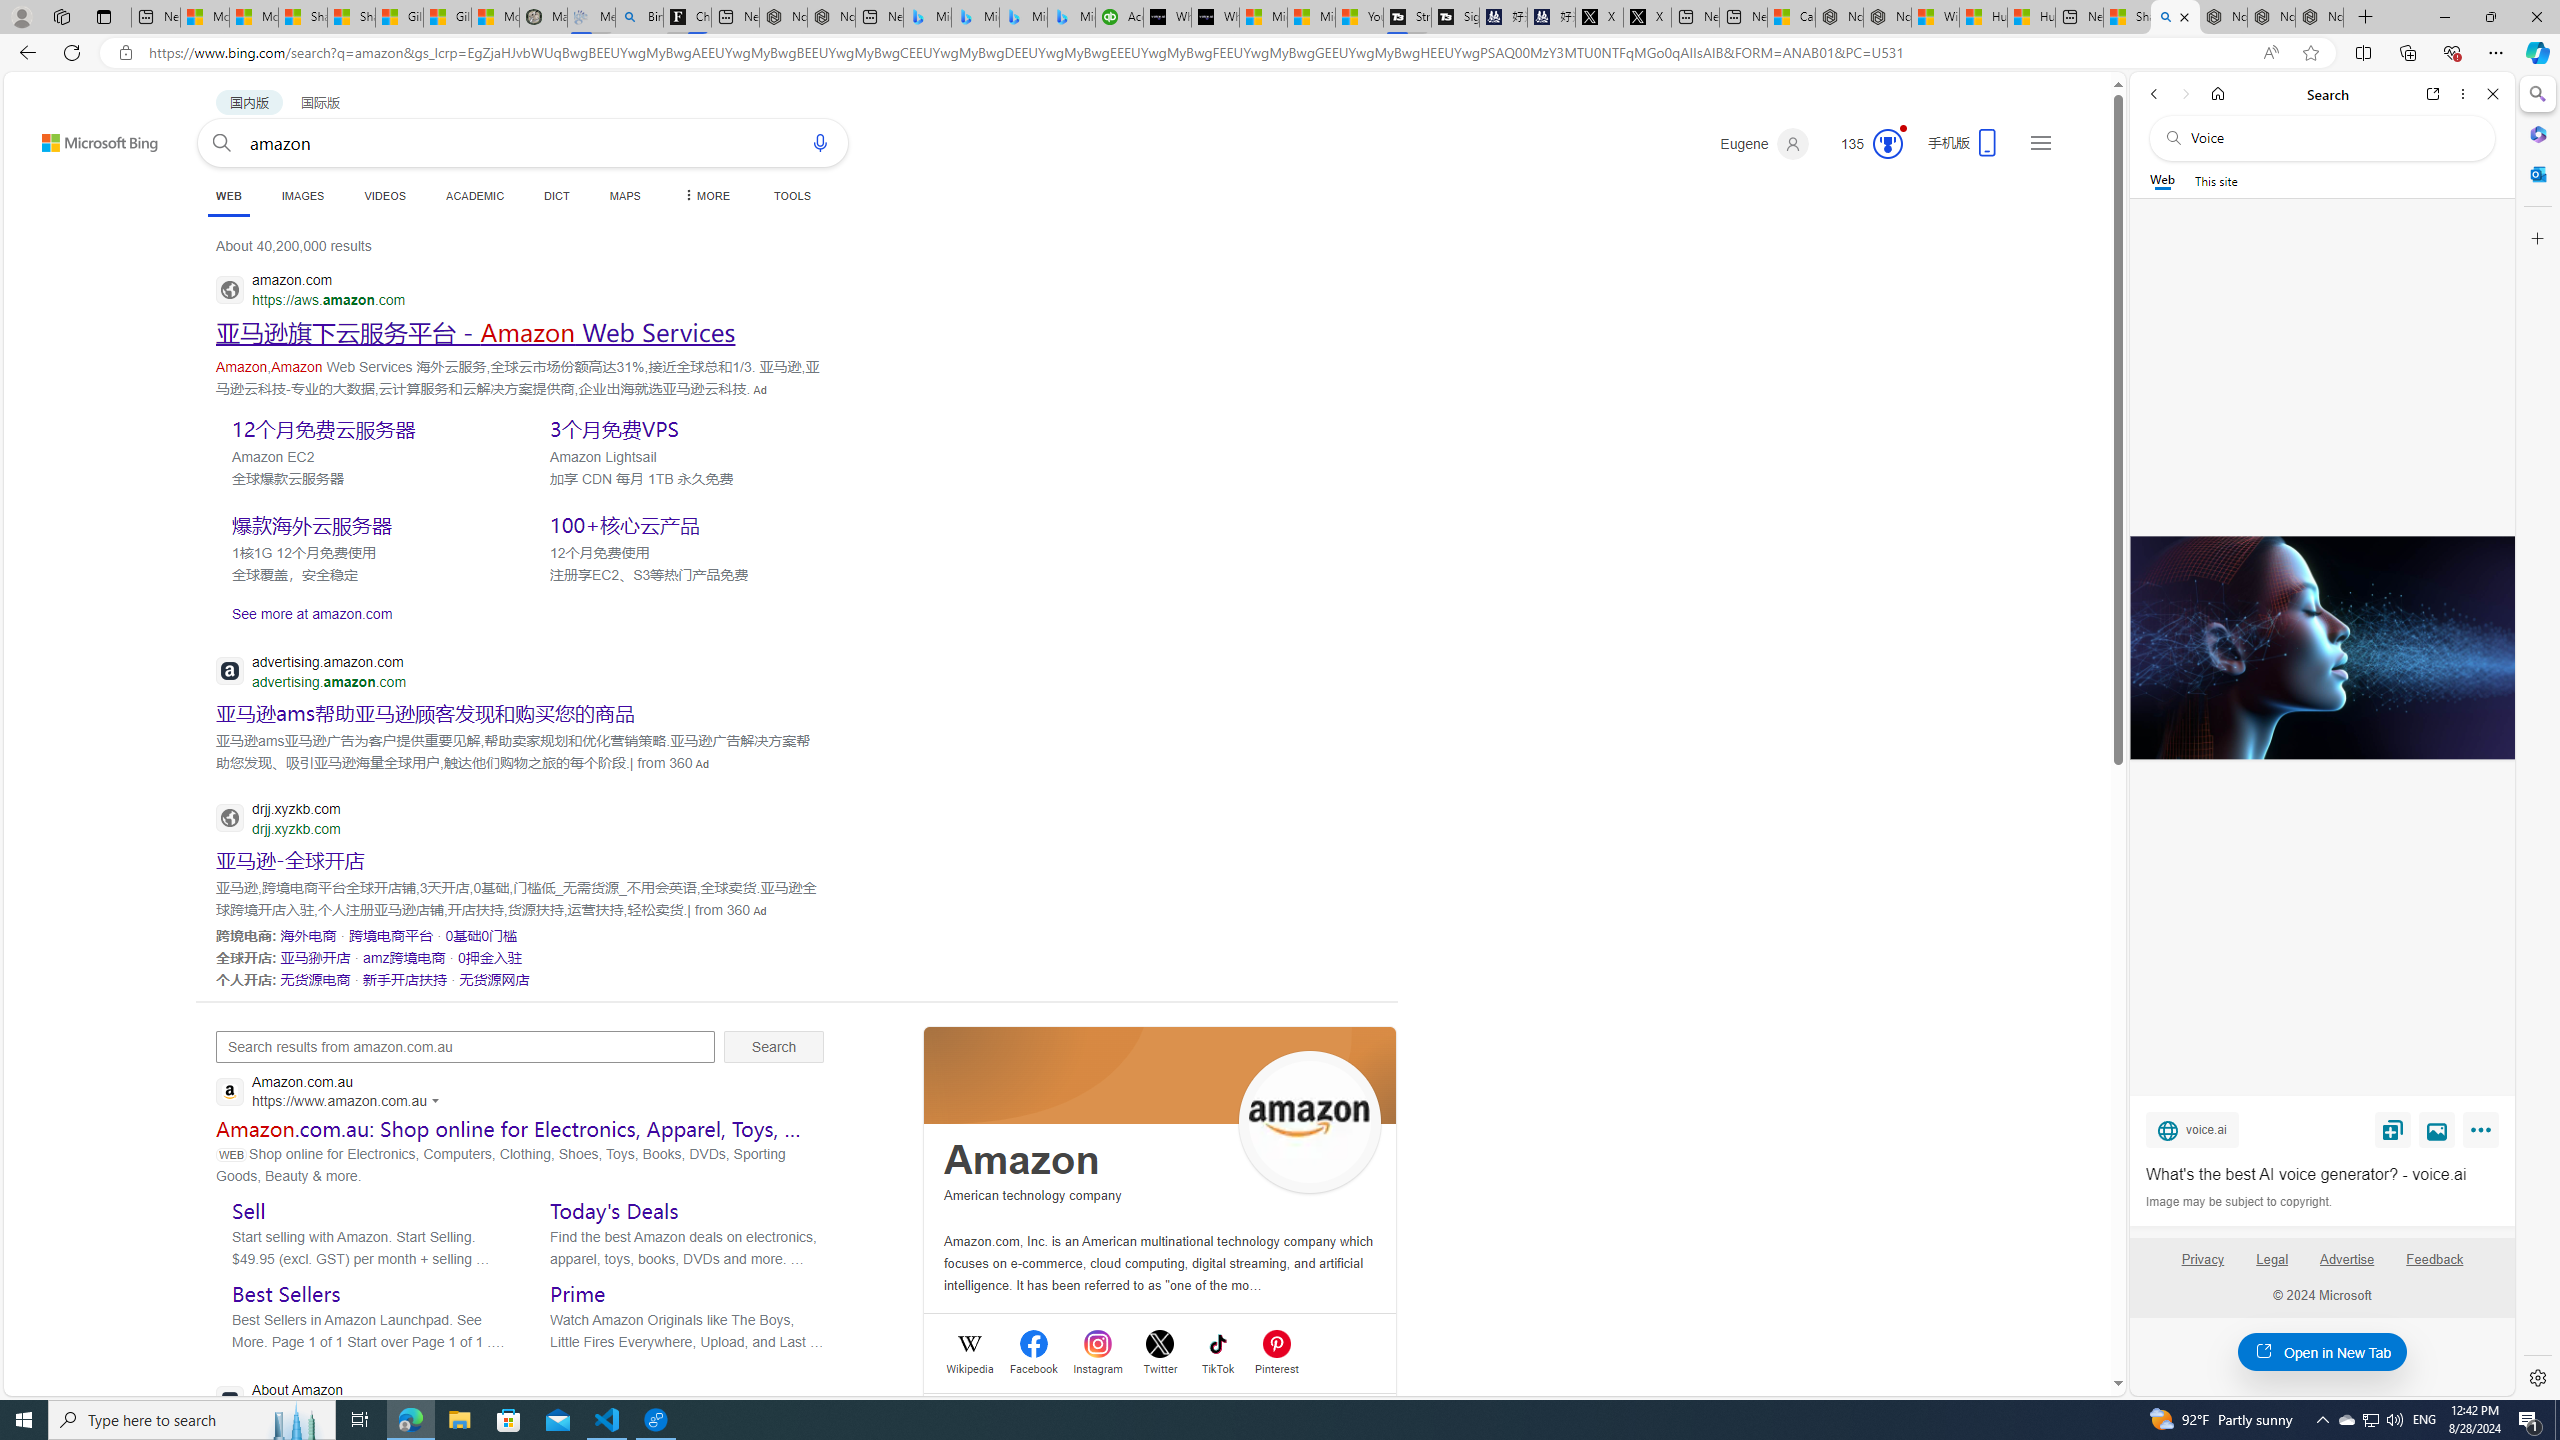 The height and width of the screenshot is (1440, 2560). What do you see at coordinates (20, 16) in the screenshot?
I see `'Personal Profile'` at bounding box center [20, 16].